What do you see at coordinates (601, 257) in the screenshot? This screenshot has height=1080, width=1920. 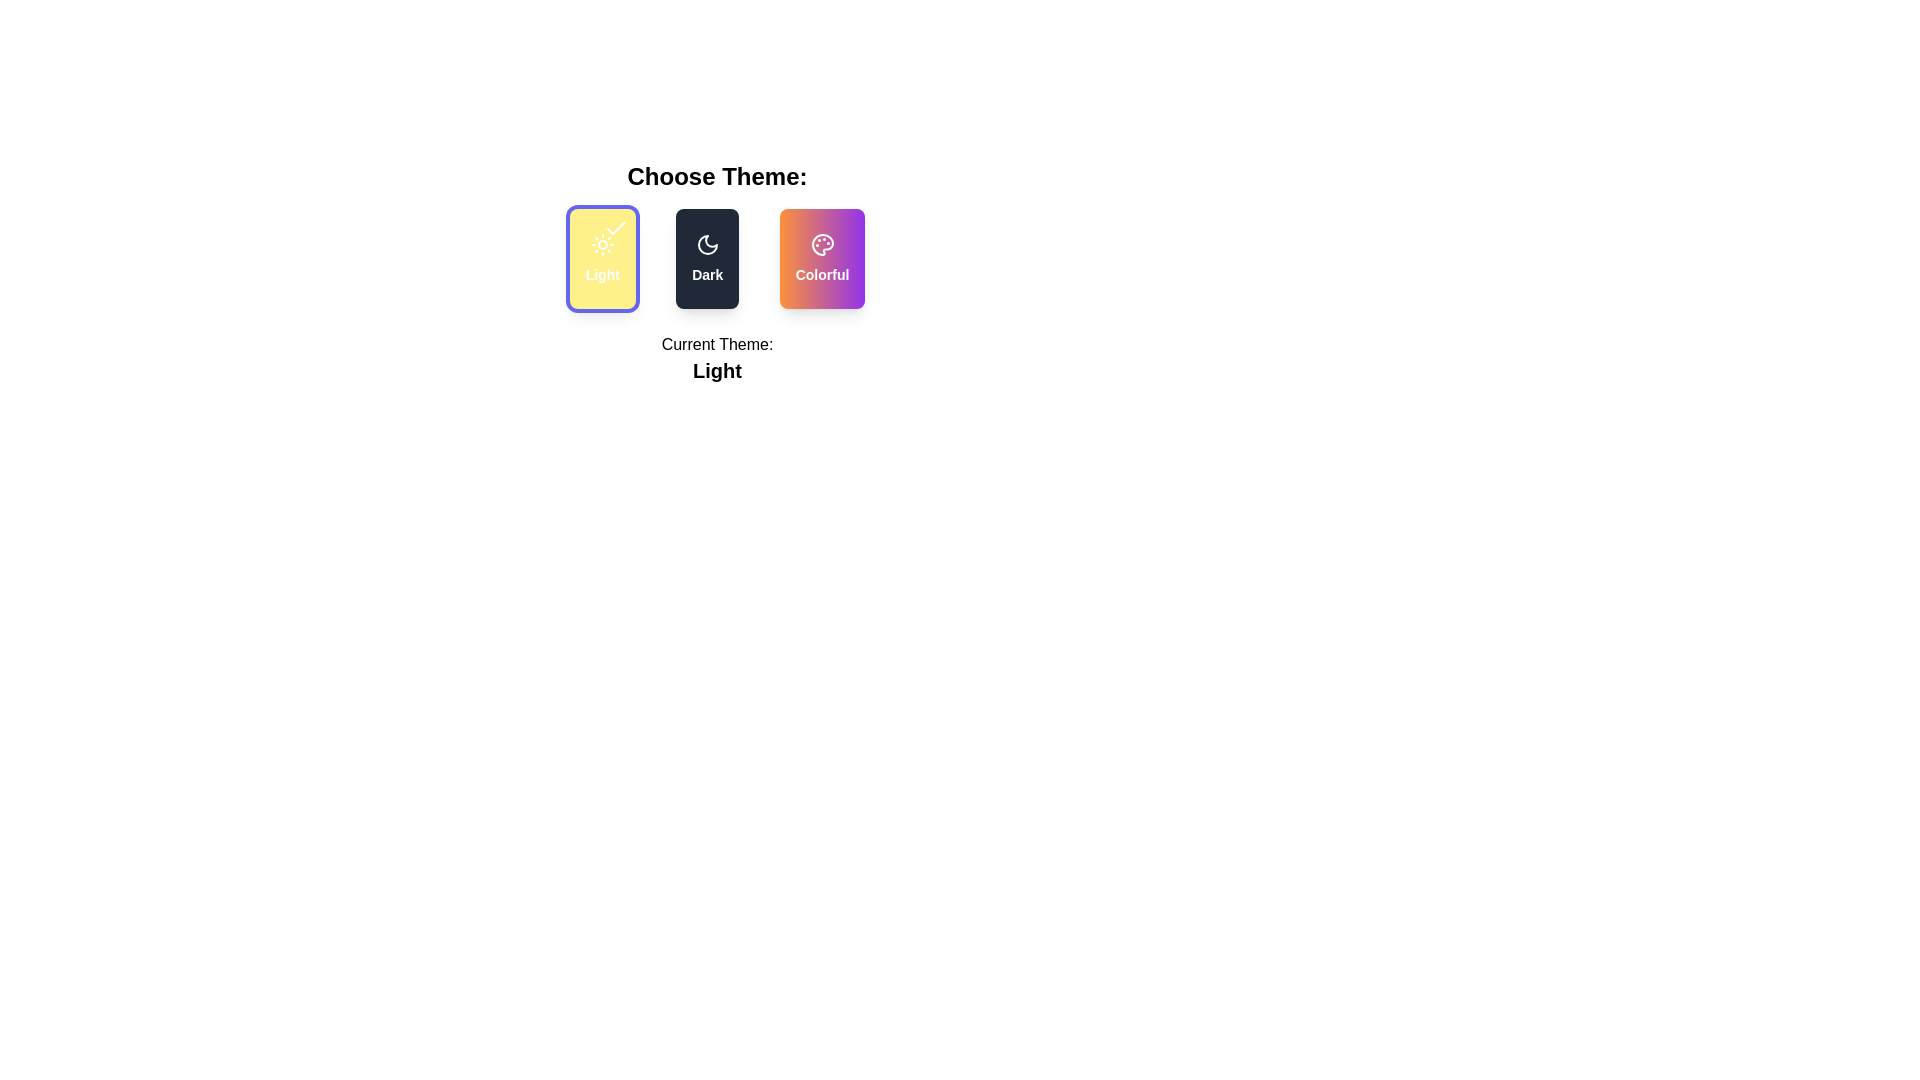 I see `the theme by clicking on the corresponding button for Light` at bounding box center [601, 257].